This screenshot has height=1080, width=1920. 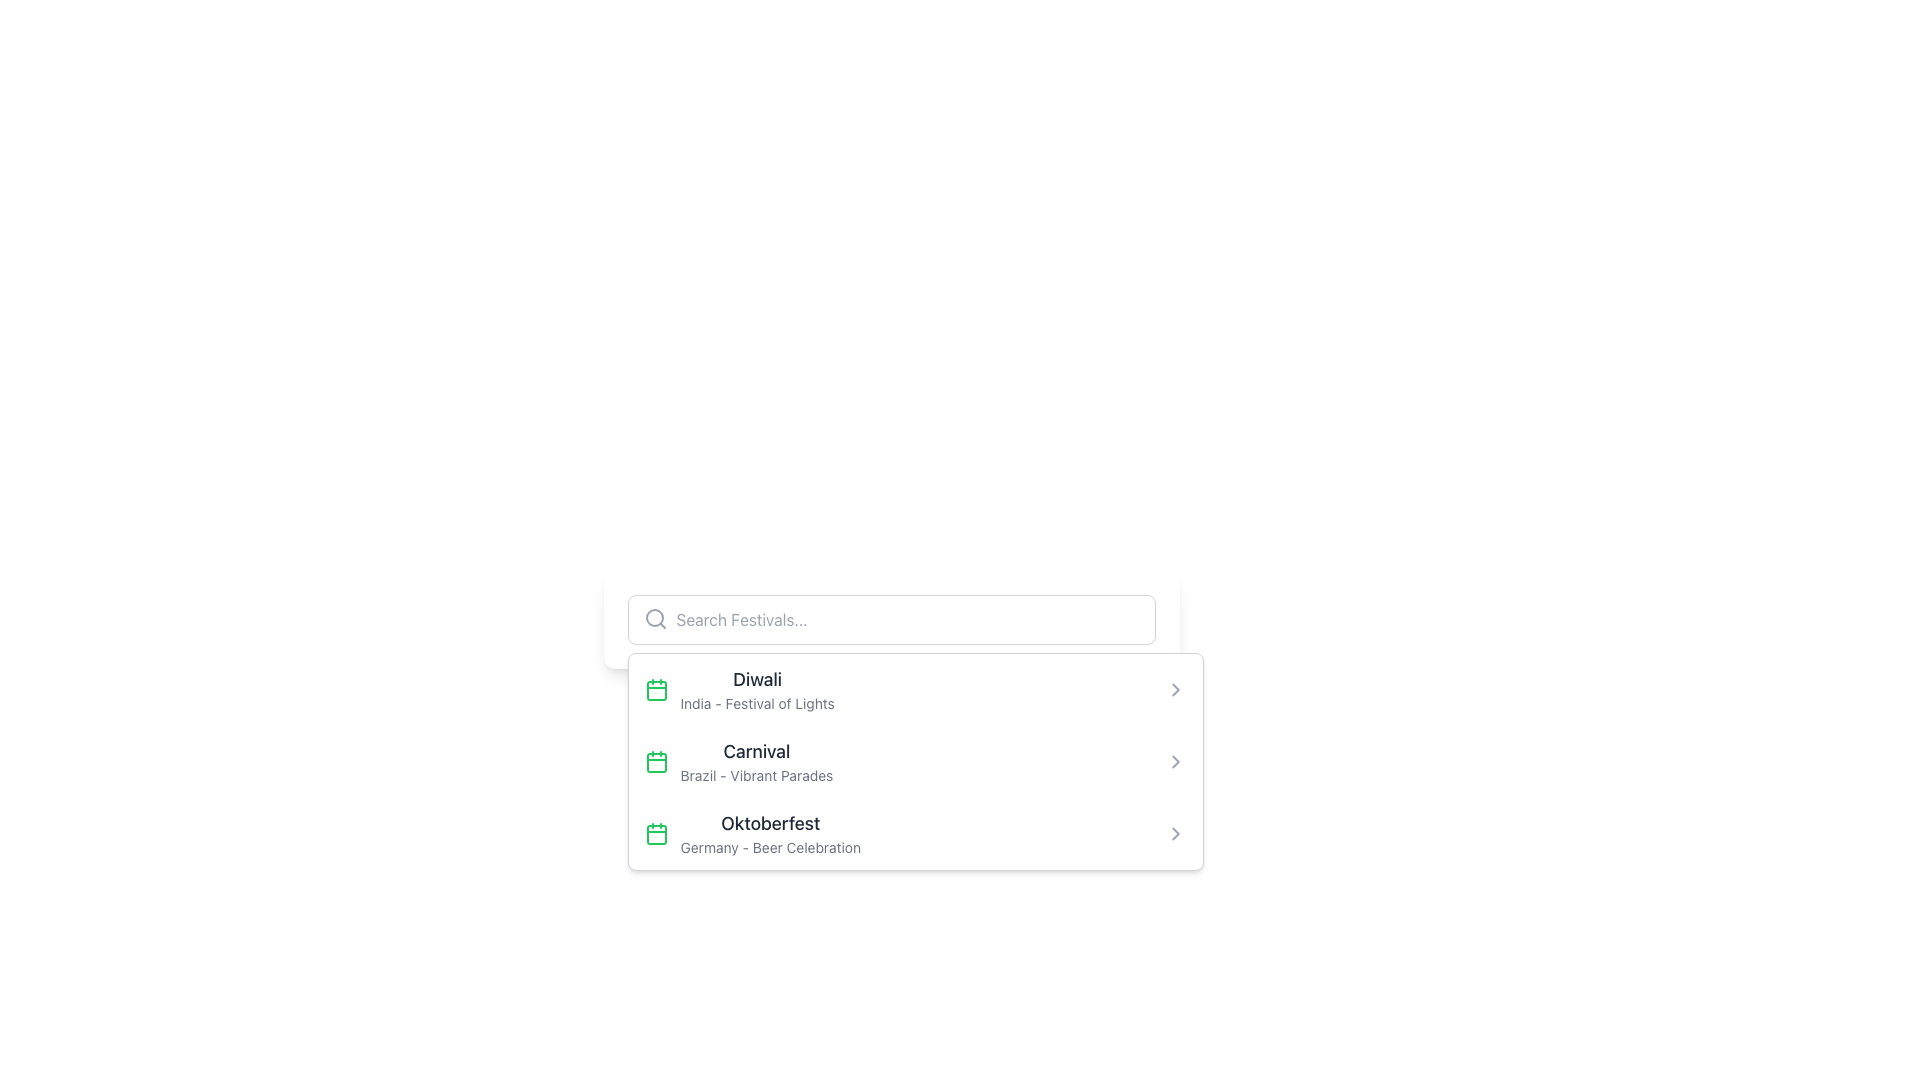 I want to click on the Diwali event icon, which is the first icon in the first row, located to the immediate left of the text 'Diwali' in the list of events, so click(x=656, y=689).